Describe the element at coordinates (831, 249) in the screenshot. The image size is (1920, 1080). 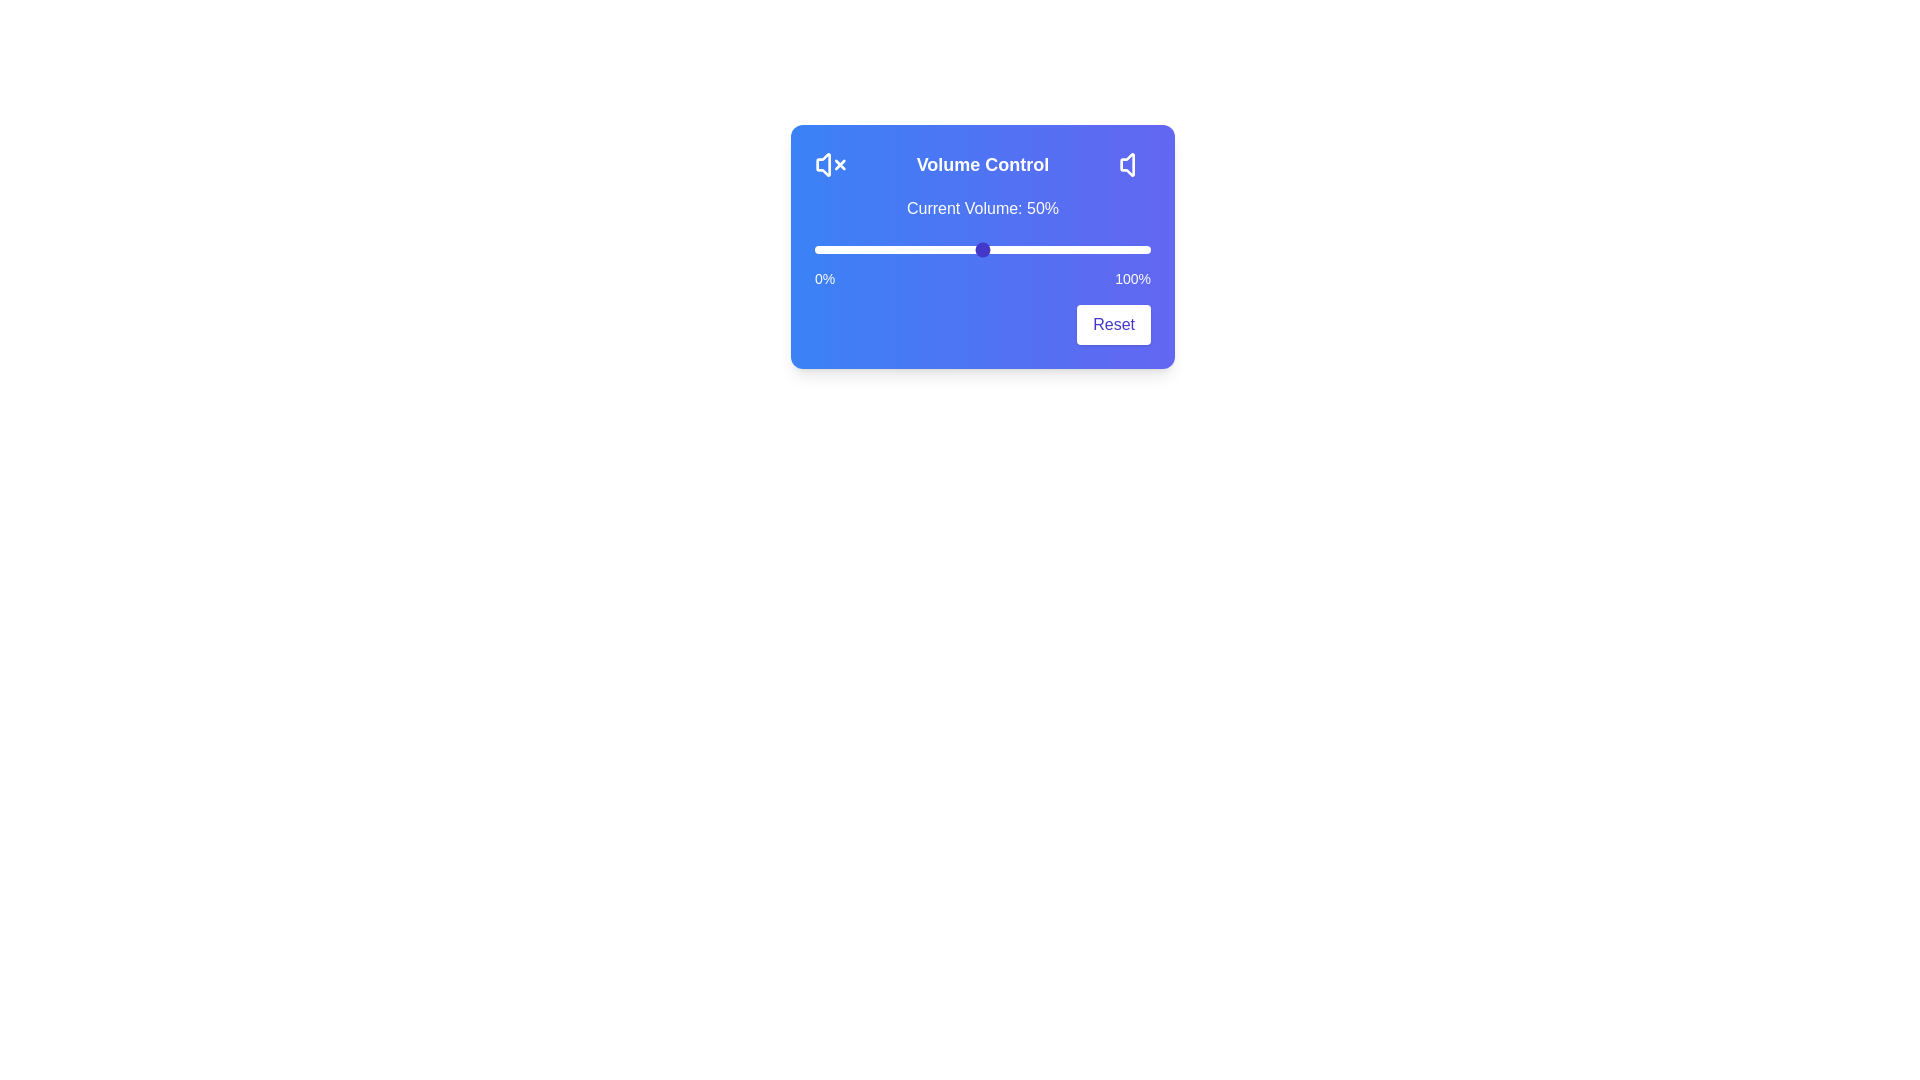
I see `the volume slider to 5%` at that location.